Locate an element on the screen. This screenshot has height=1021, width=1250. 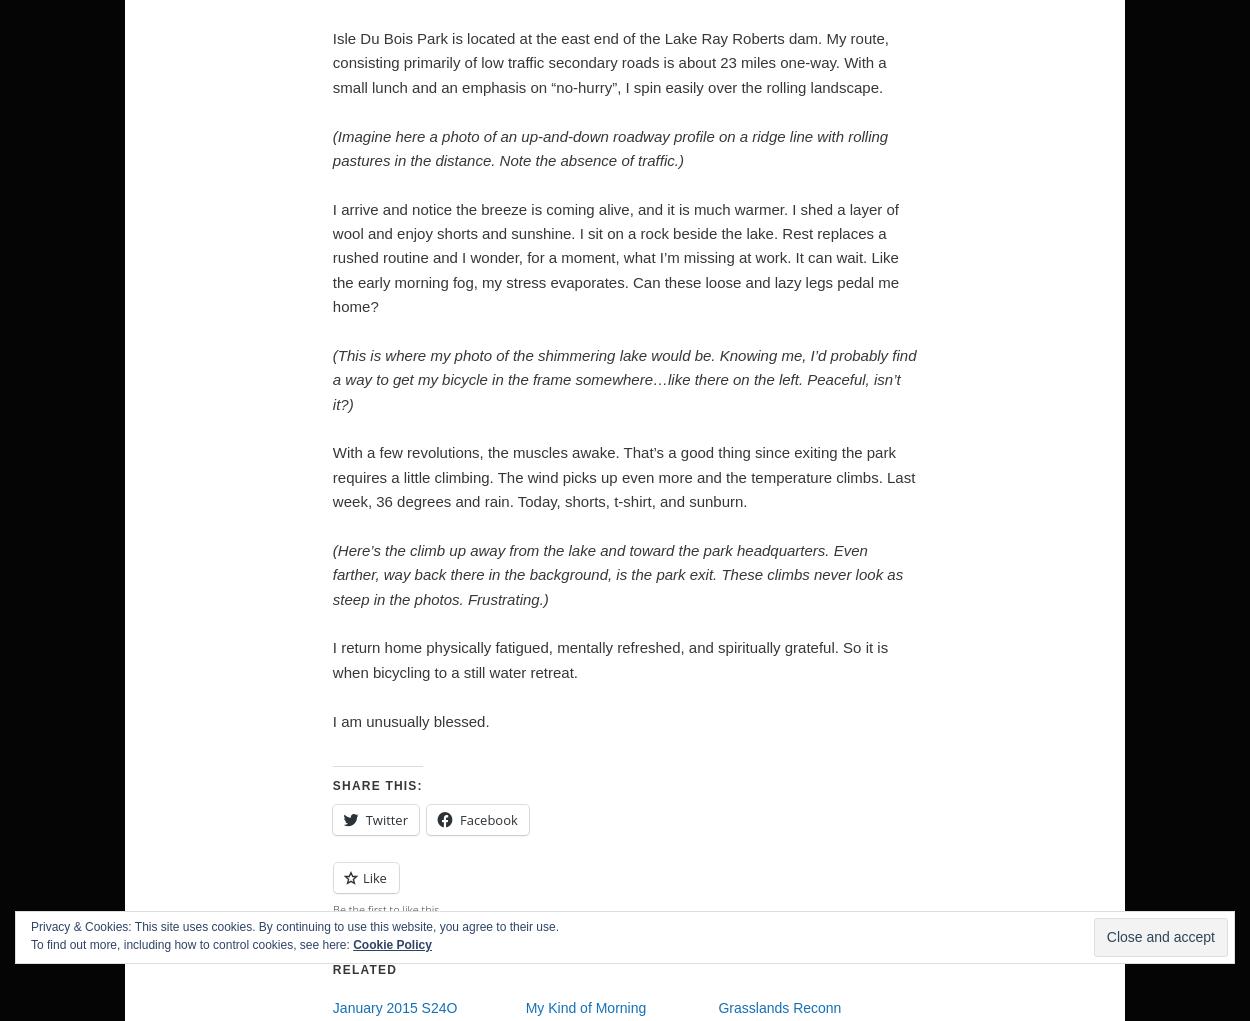
'Cookie Policy' is located at coordinates (352, 944).